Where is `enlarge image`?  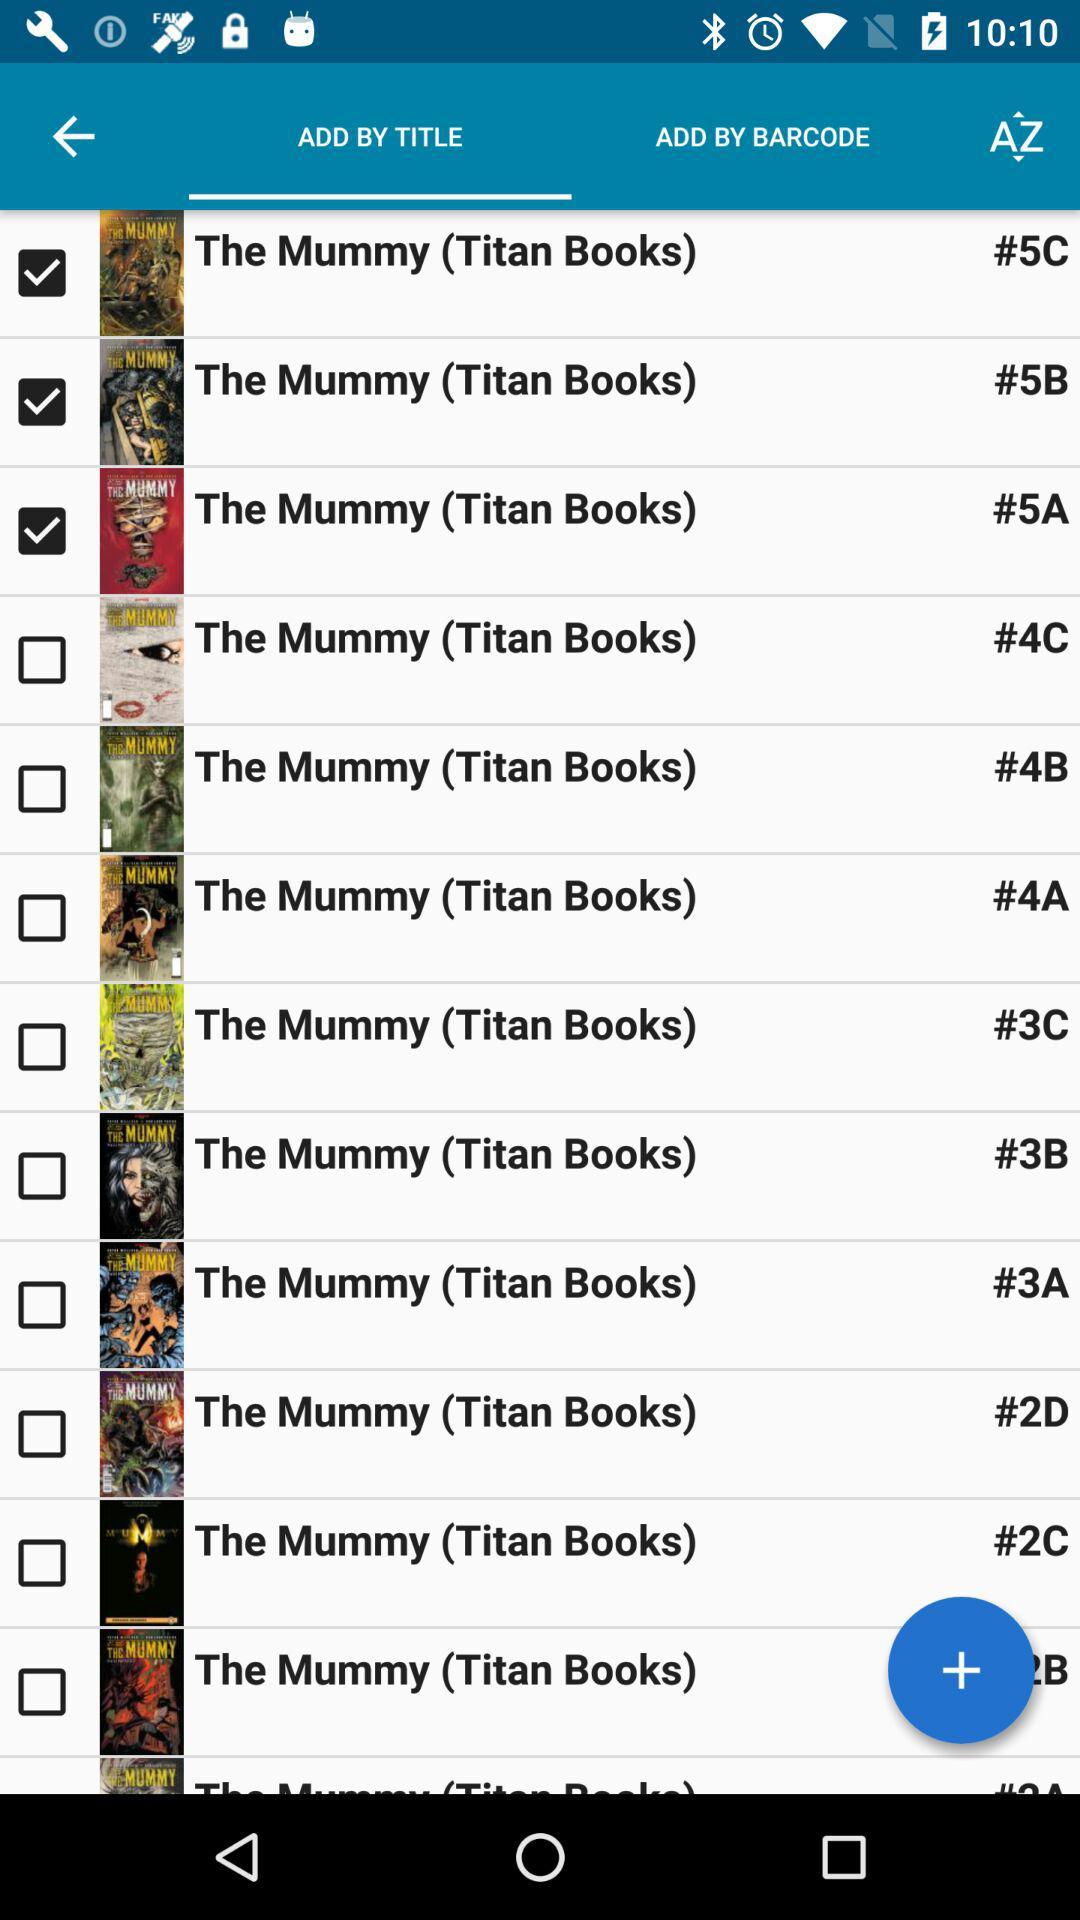 enlarge image is located at coordinates (140, 787).